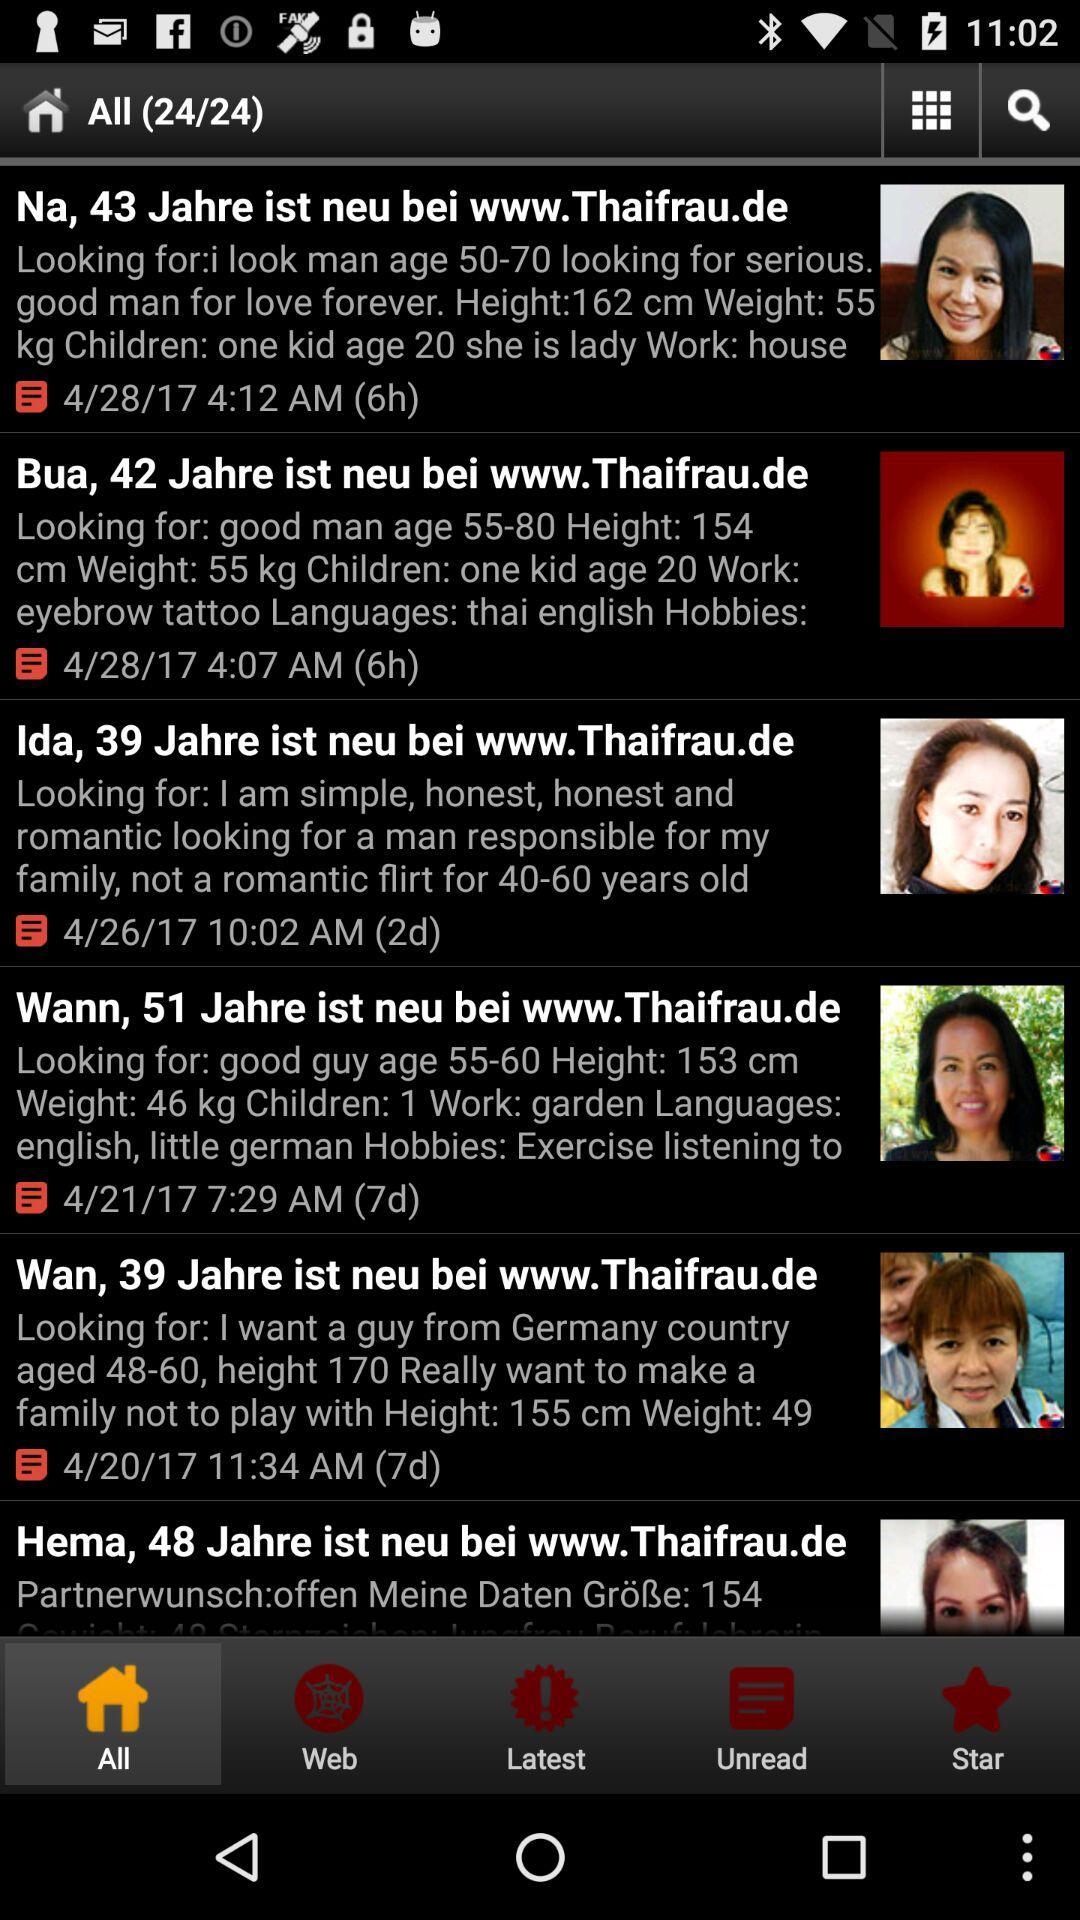 The image size is (1080, 1920). I want to click on na 43 jahre, so click(444, 204).